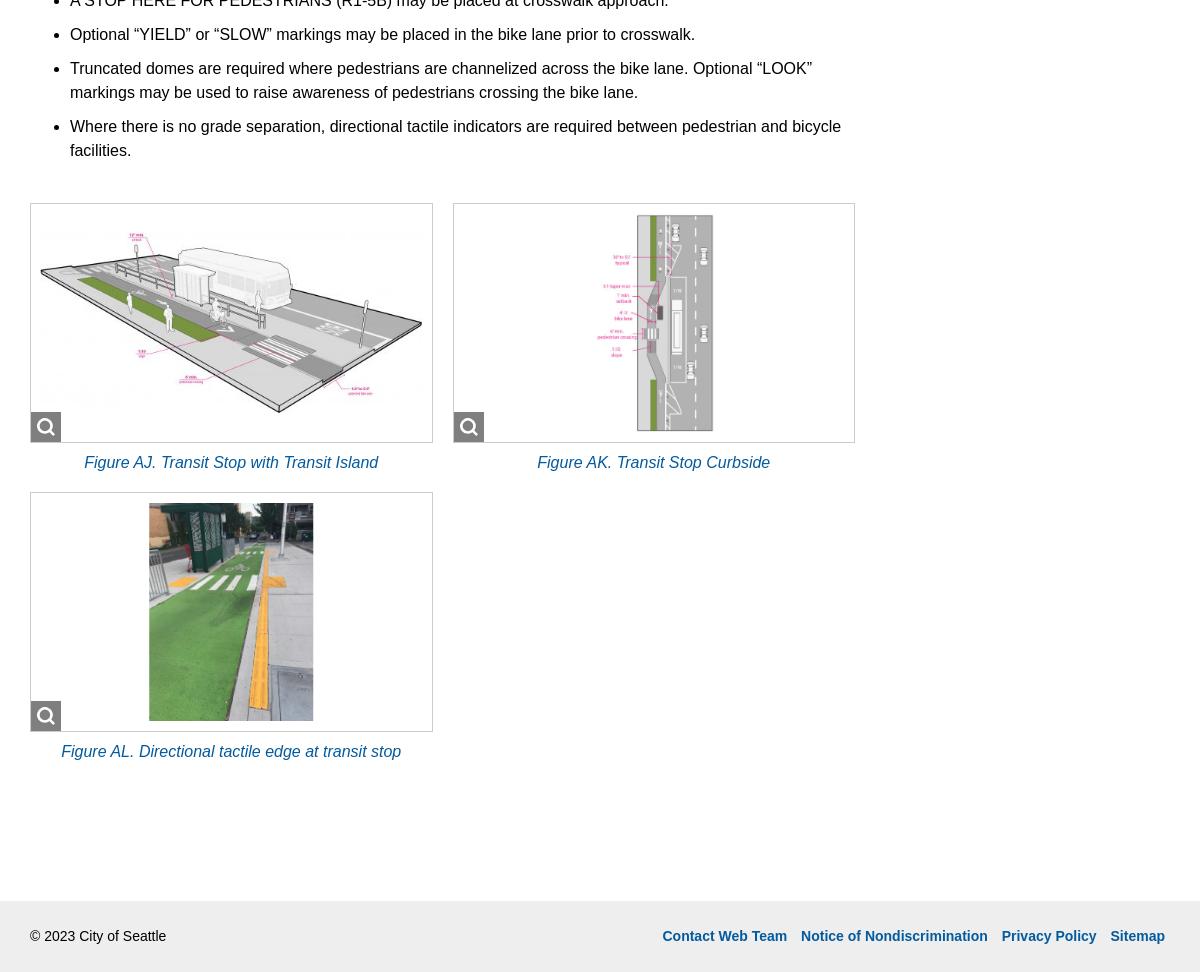  I want to click on 'Notice of Nondiscrimination', so click(893, 933).